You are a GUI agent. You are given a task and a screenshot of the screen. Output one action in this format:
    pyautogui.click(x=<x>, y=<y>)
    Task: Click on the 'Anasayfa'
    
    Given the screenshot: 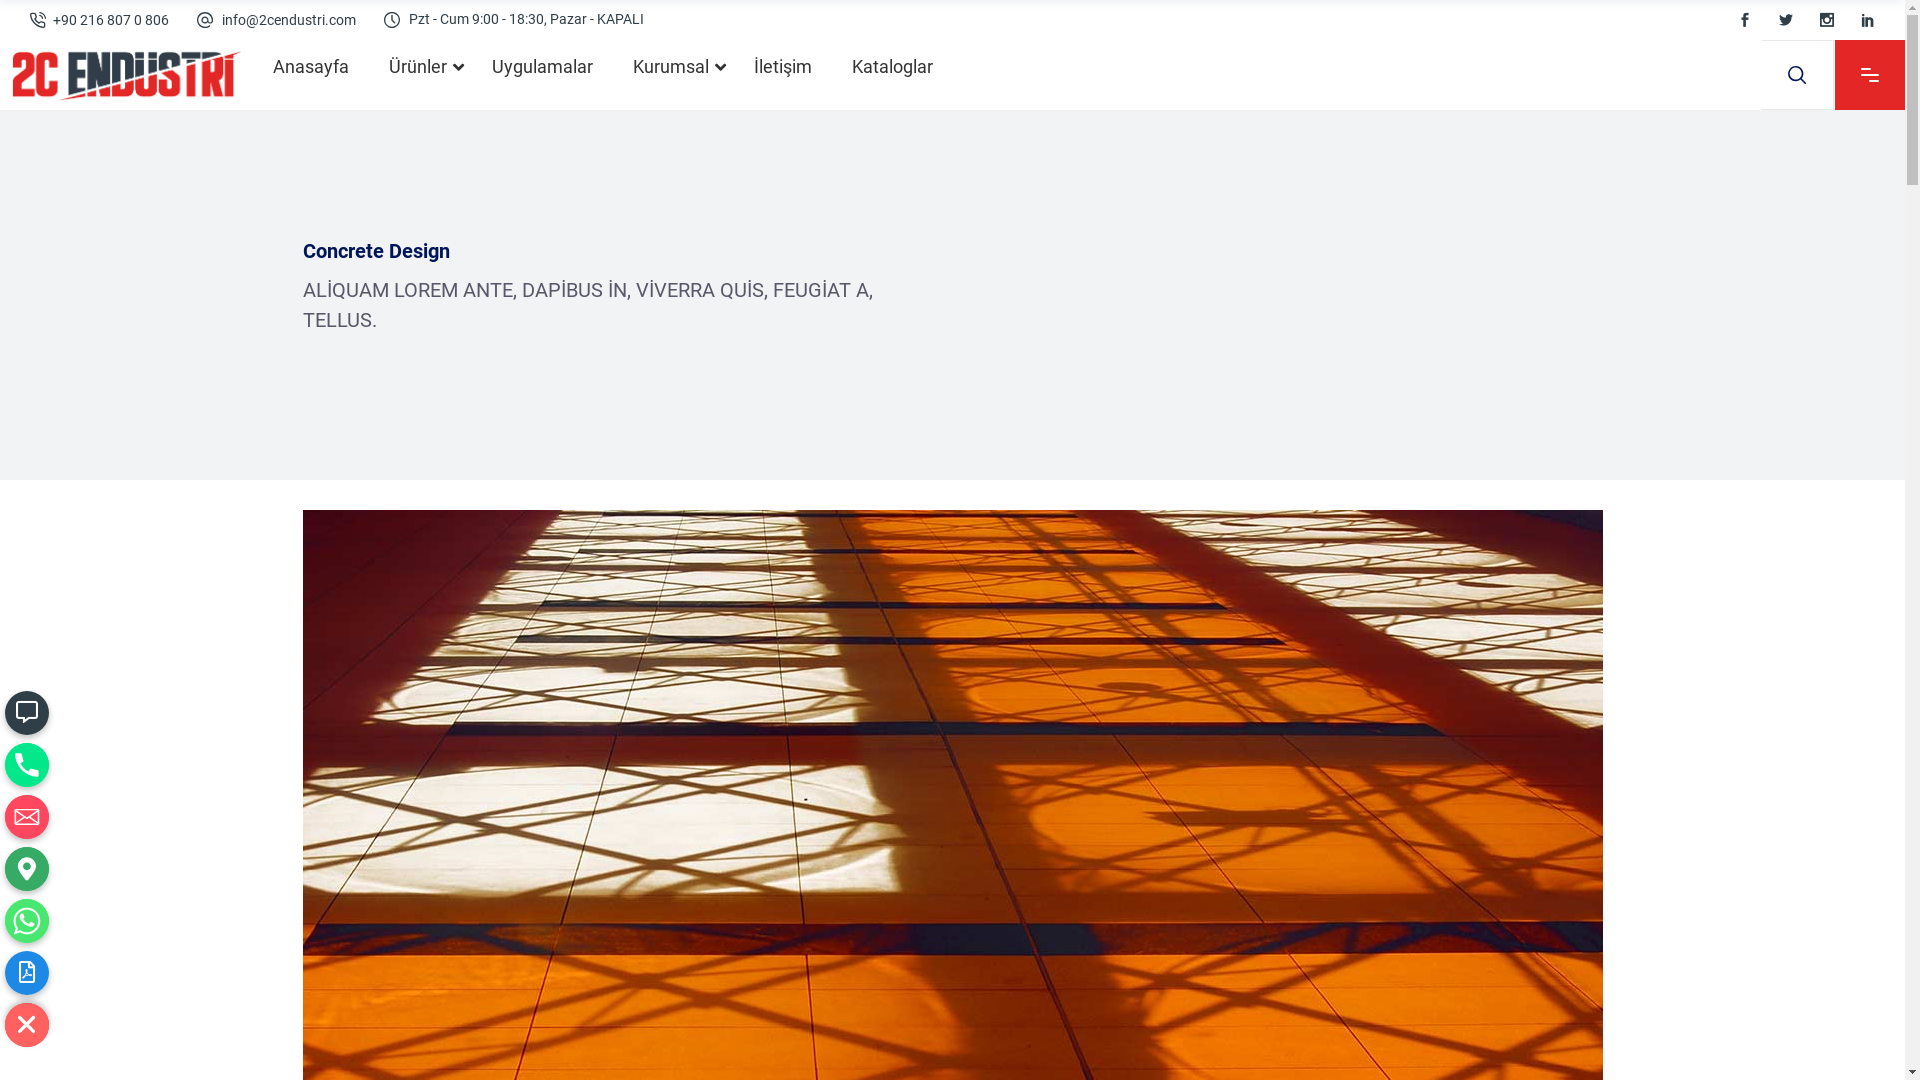 What is the action you would take?
    pyautogui.click(x=310, y=65)
    